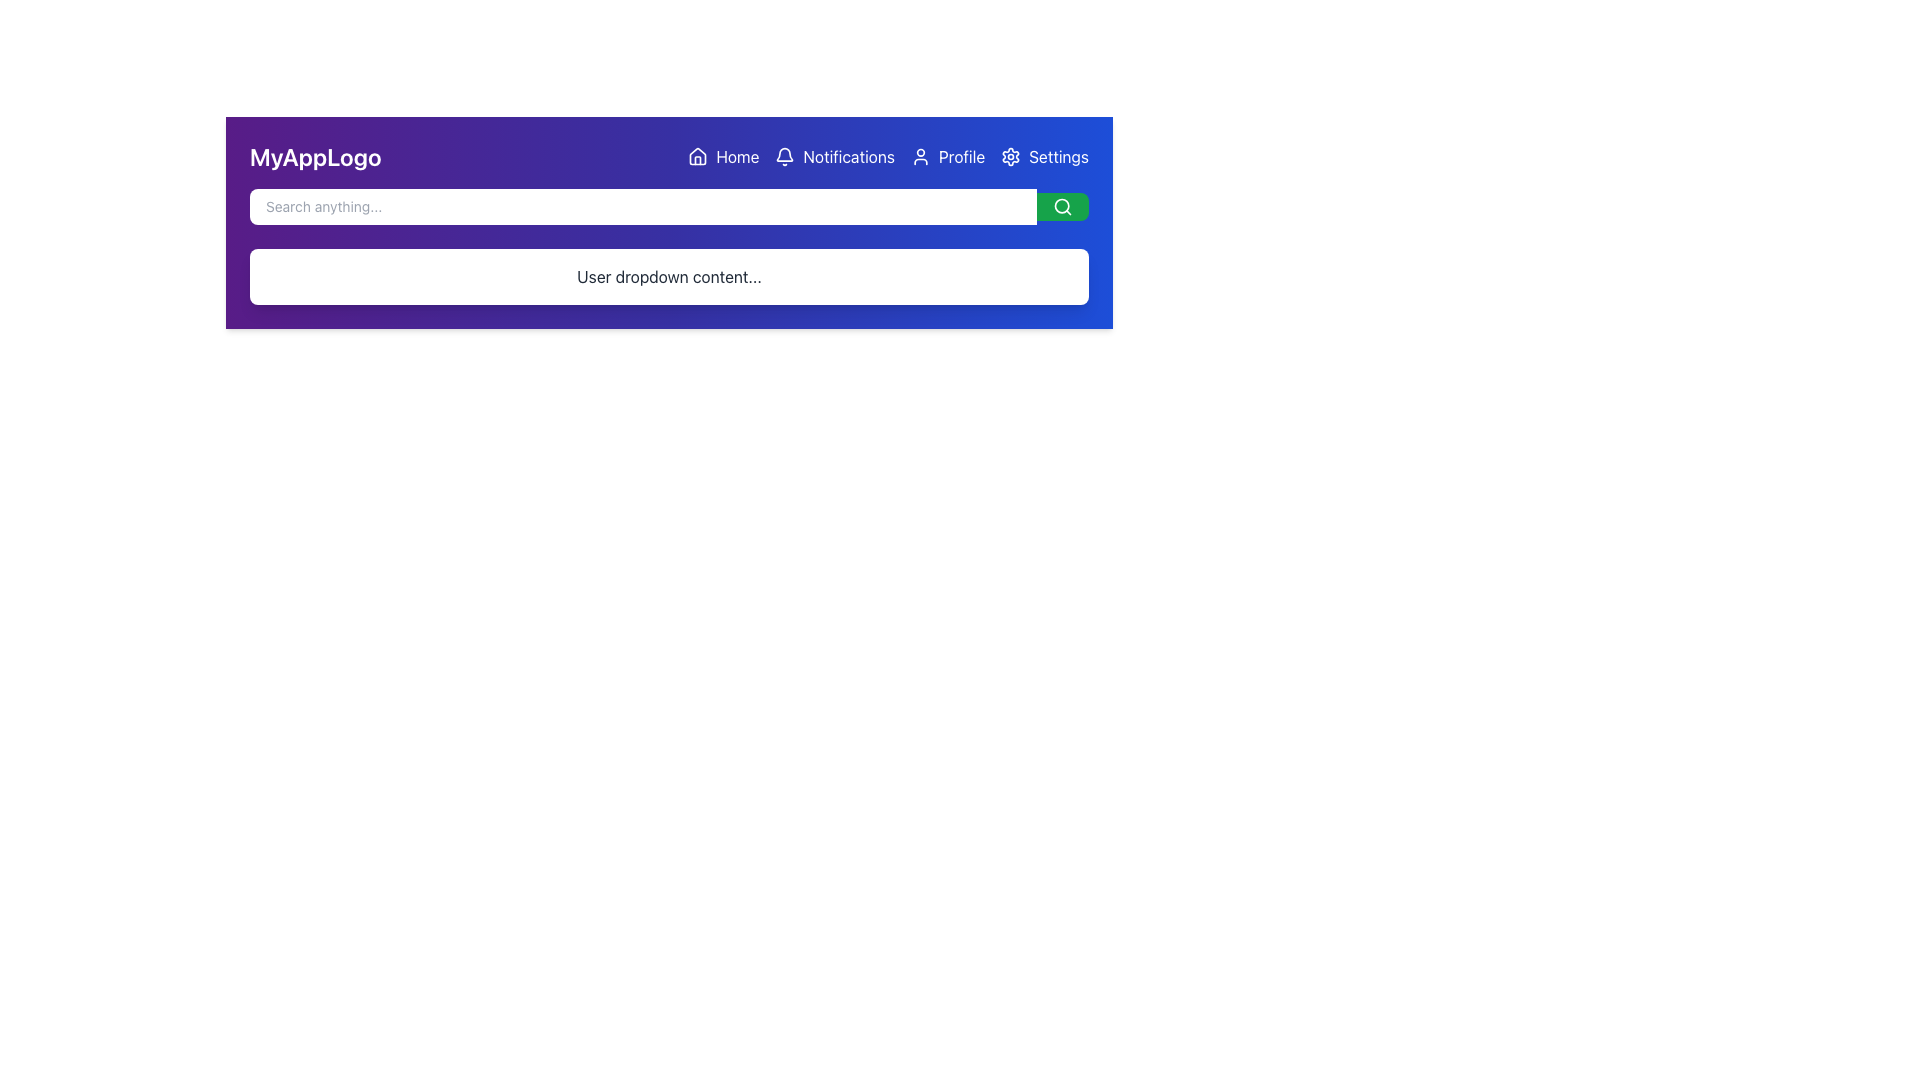 This screenshot has height=1080, width=1920. Describe the element at coordinates (947, 156) in the screenshot. I see `the profile button located in the top-right section of the page, which is the third button in a horizontal row of navigational items` at that location.